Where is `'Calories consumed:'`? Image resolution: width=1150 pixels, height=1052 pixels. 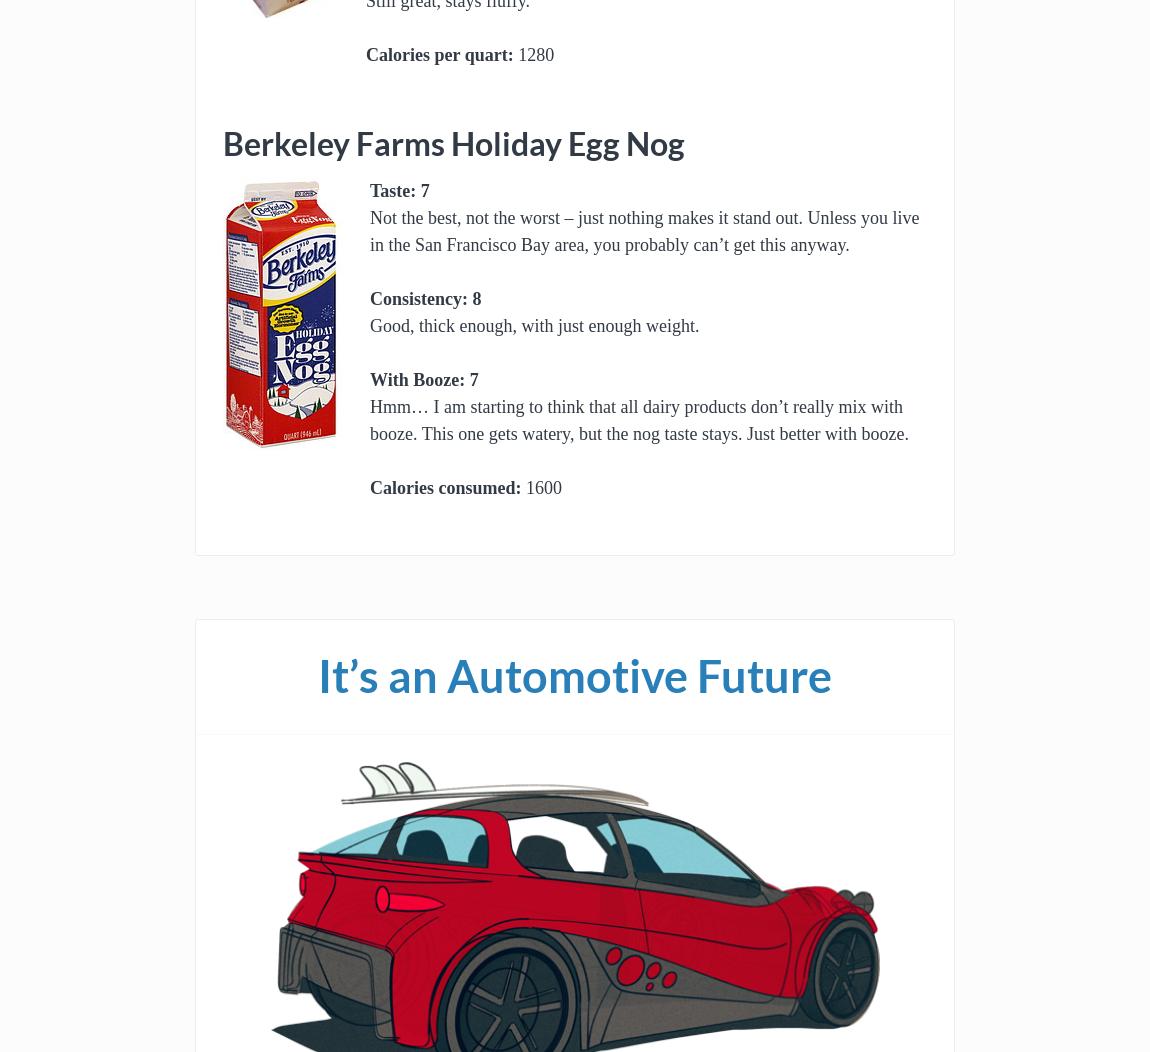 'Calories consumed:' is located at coordinates (445, 487).